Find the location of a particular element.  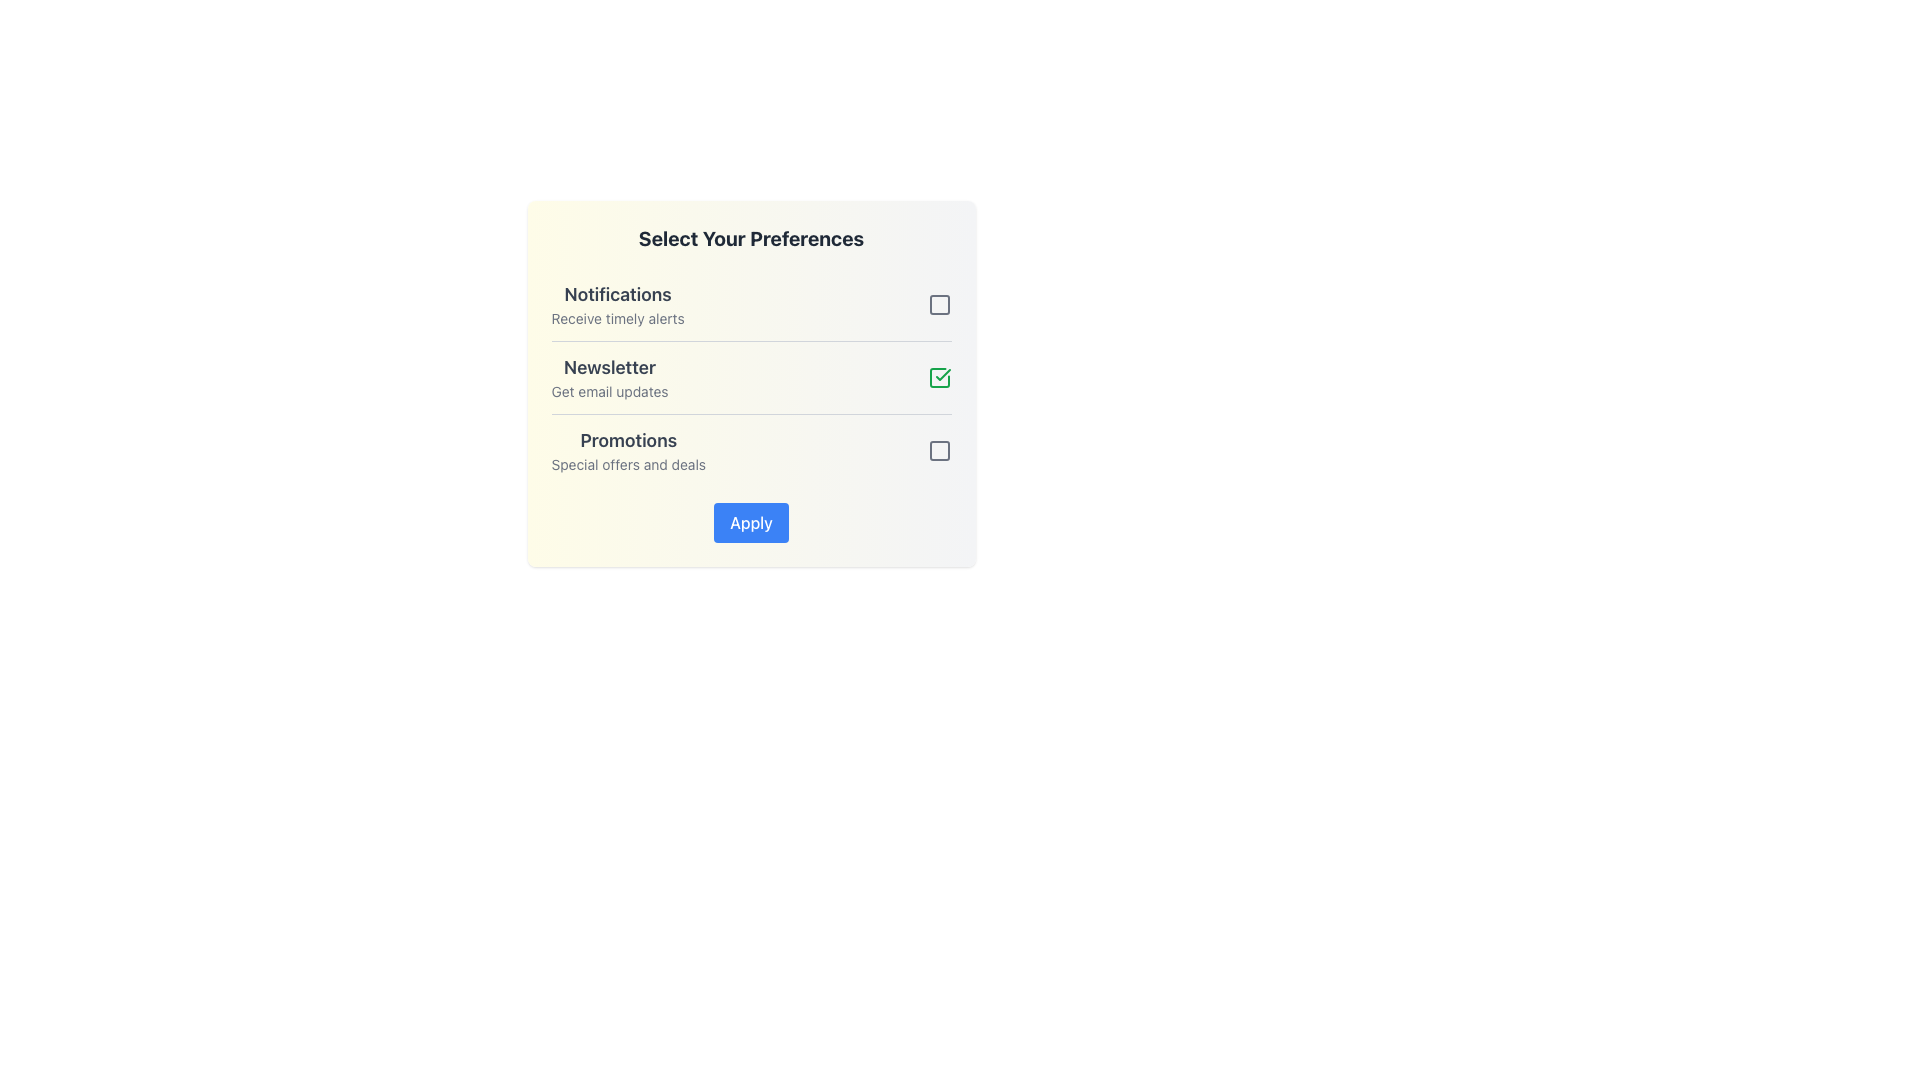

the 'Promotions' text element, which is bold, larger, and dark gray, located in the 'Select Your Preferences' section, above the 'Special offers and deals' text is located at coordinates (627, 439).